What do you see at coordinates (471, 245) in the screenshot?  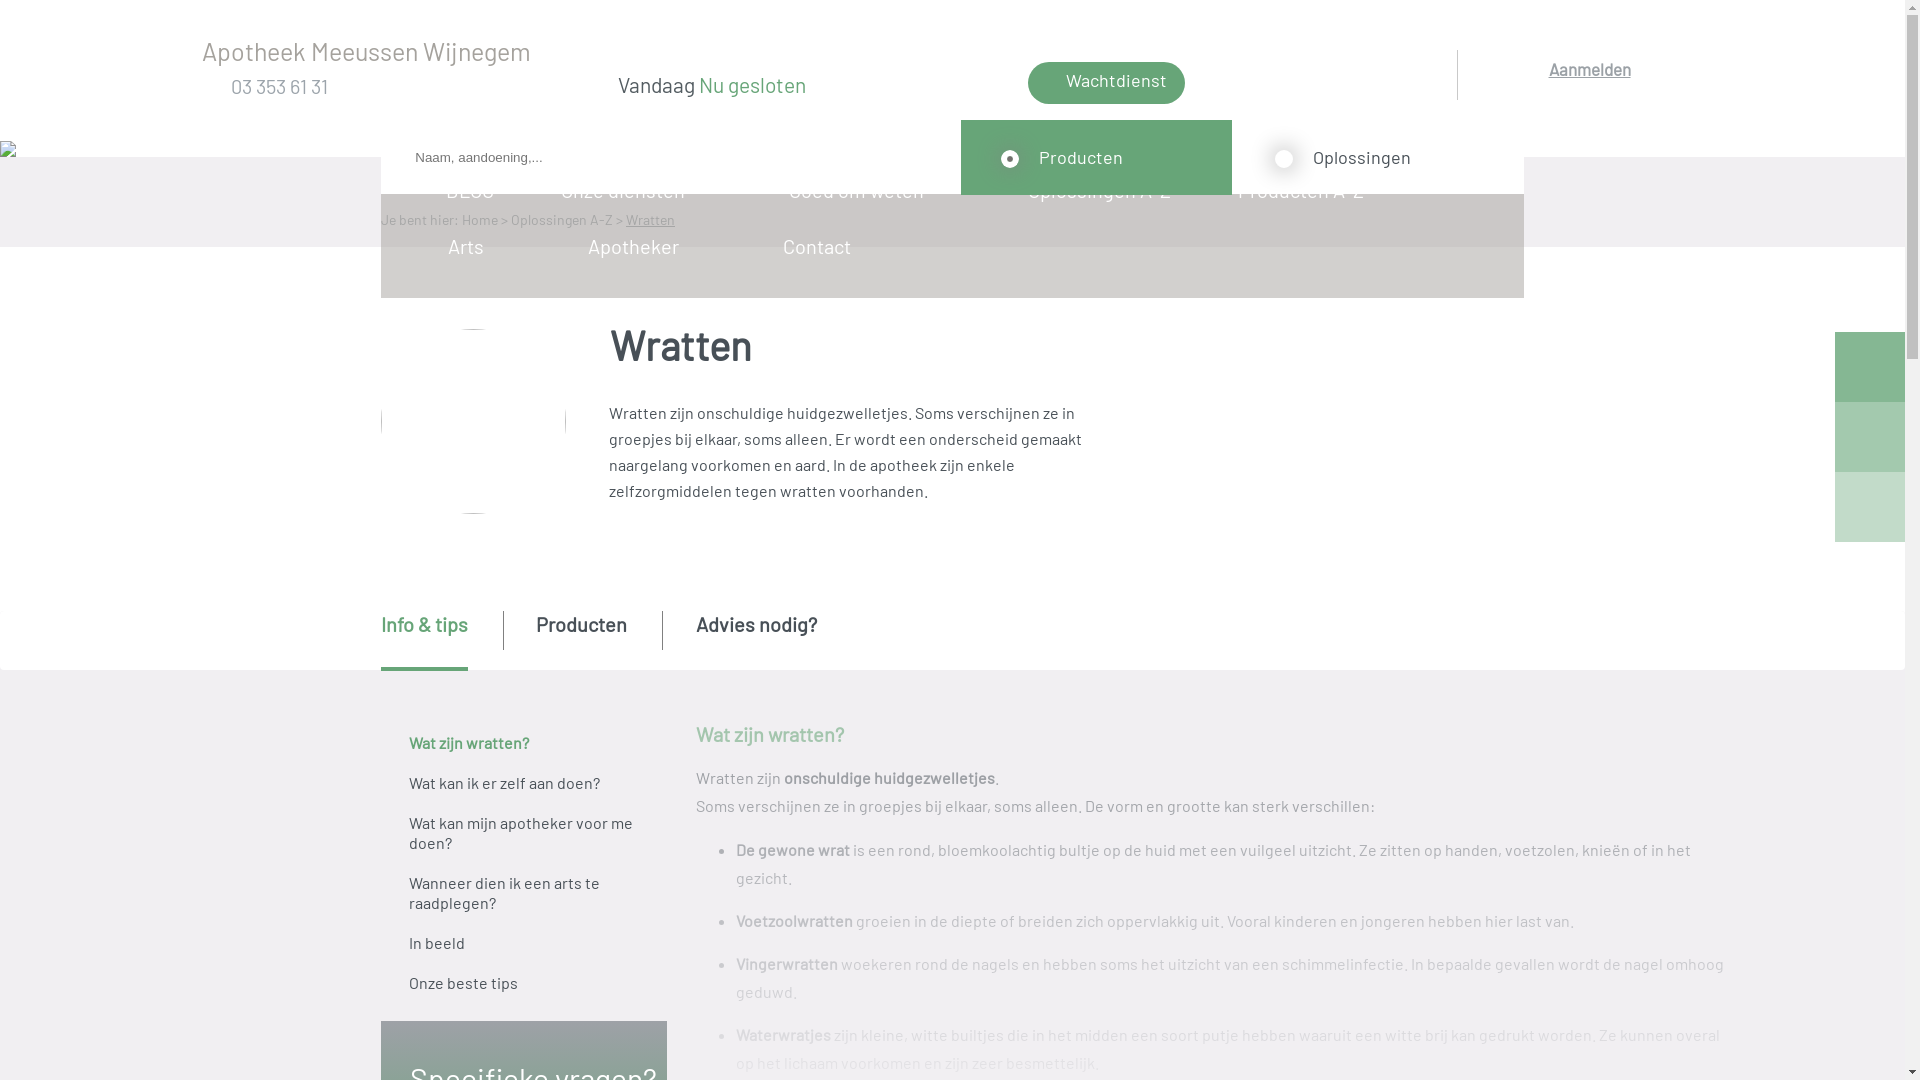 I see `'Arts'` at bounding box center [471, 245].